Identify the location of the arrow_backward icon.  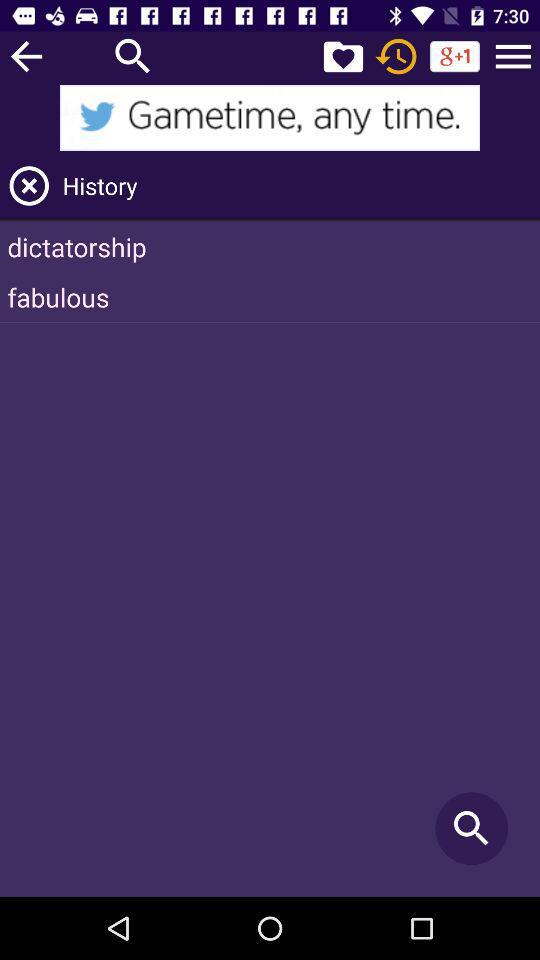
(25, 55).